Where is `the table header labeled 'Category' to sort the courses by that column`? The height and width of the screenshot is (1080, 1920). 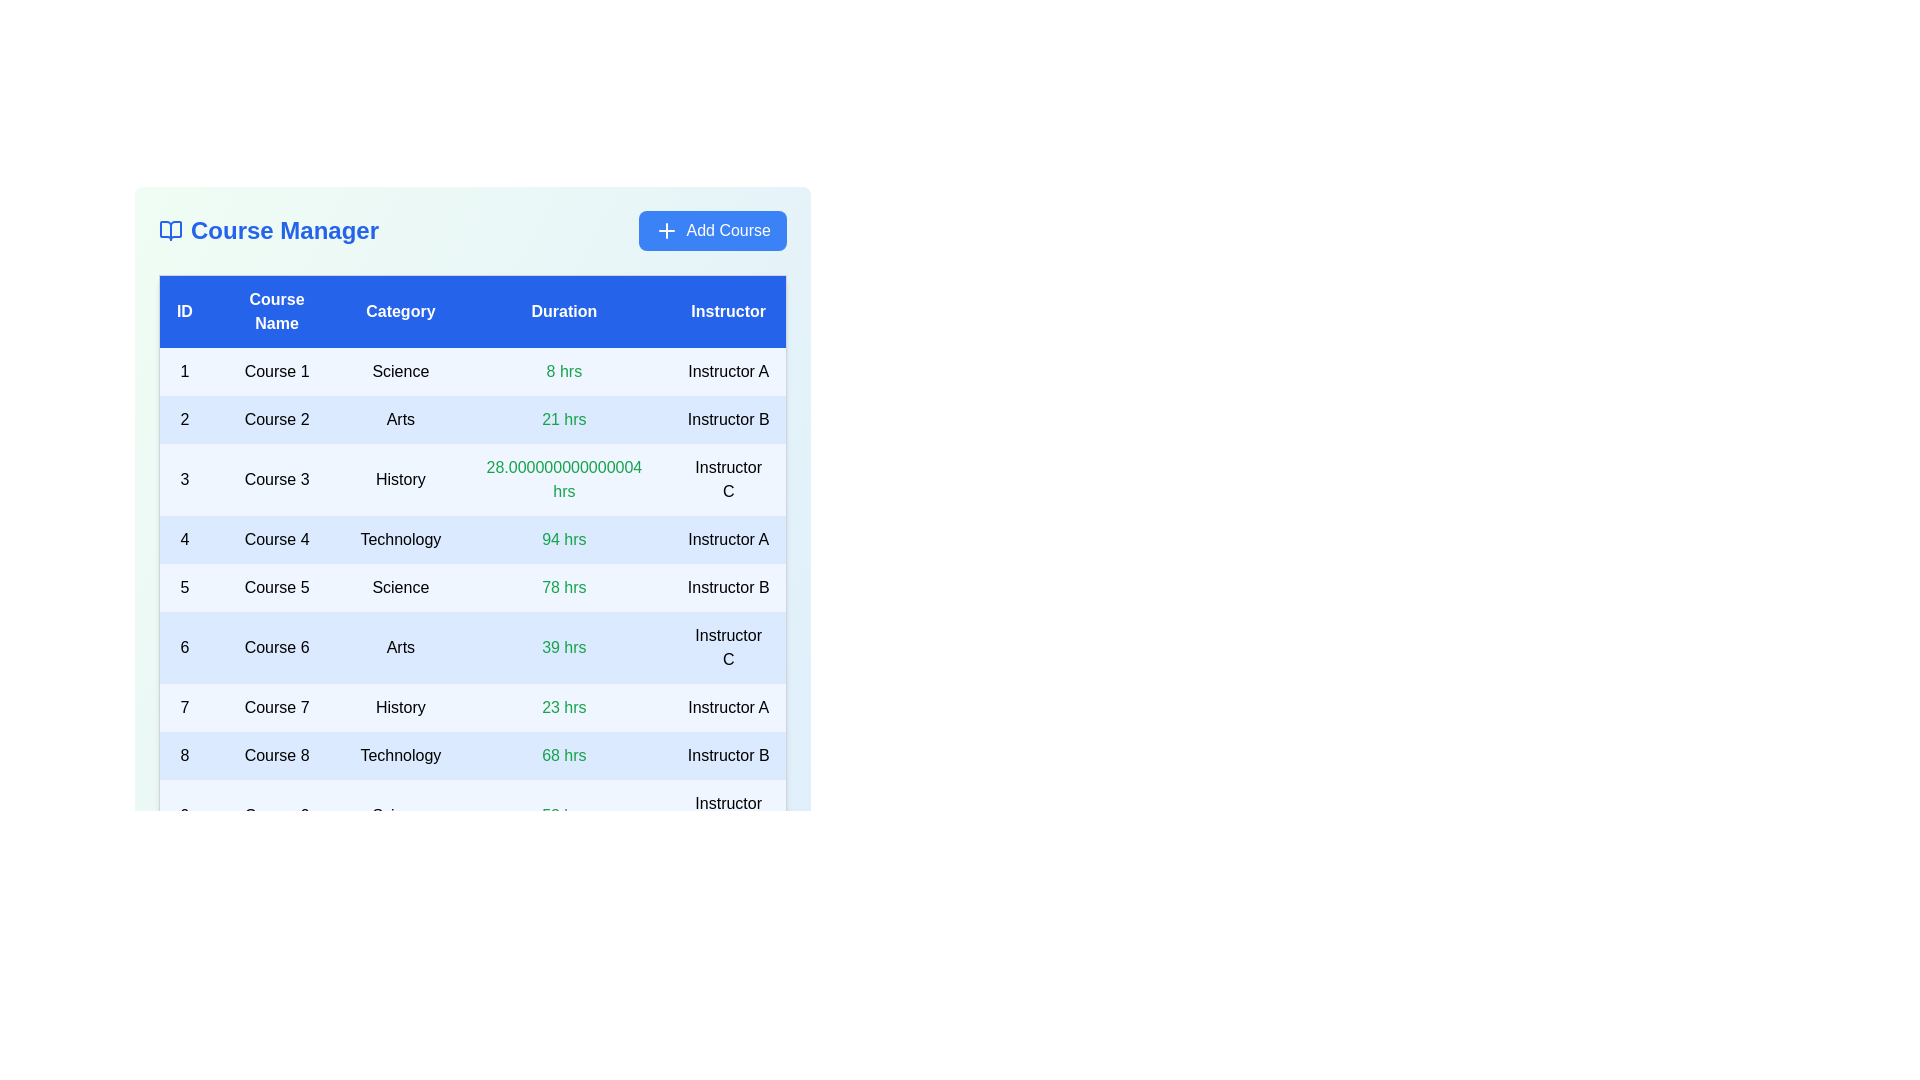
the table header labeled 'Category' to sort the courses by that column is located at coordinates (400, 311).